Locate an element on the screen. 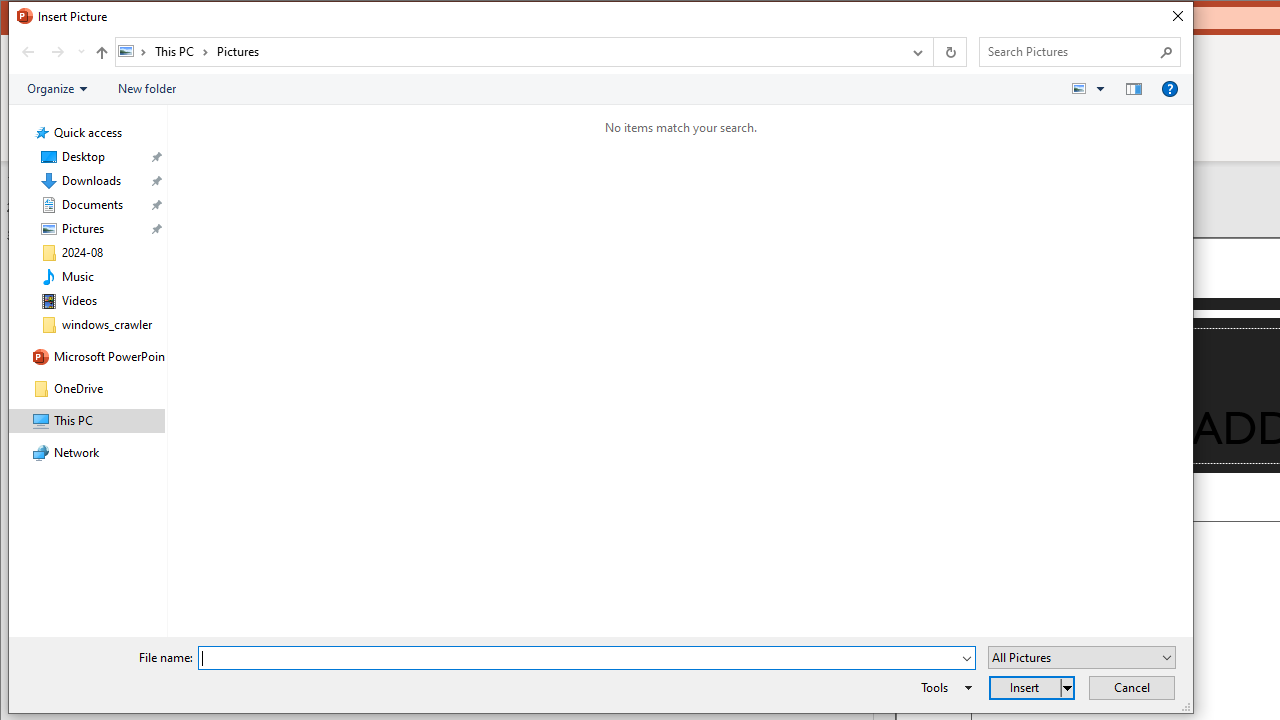 This screenshot has height=720, width=1280. 'Navigation buttons' is located at coordinates (51, 50).